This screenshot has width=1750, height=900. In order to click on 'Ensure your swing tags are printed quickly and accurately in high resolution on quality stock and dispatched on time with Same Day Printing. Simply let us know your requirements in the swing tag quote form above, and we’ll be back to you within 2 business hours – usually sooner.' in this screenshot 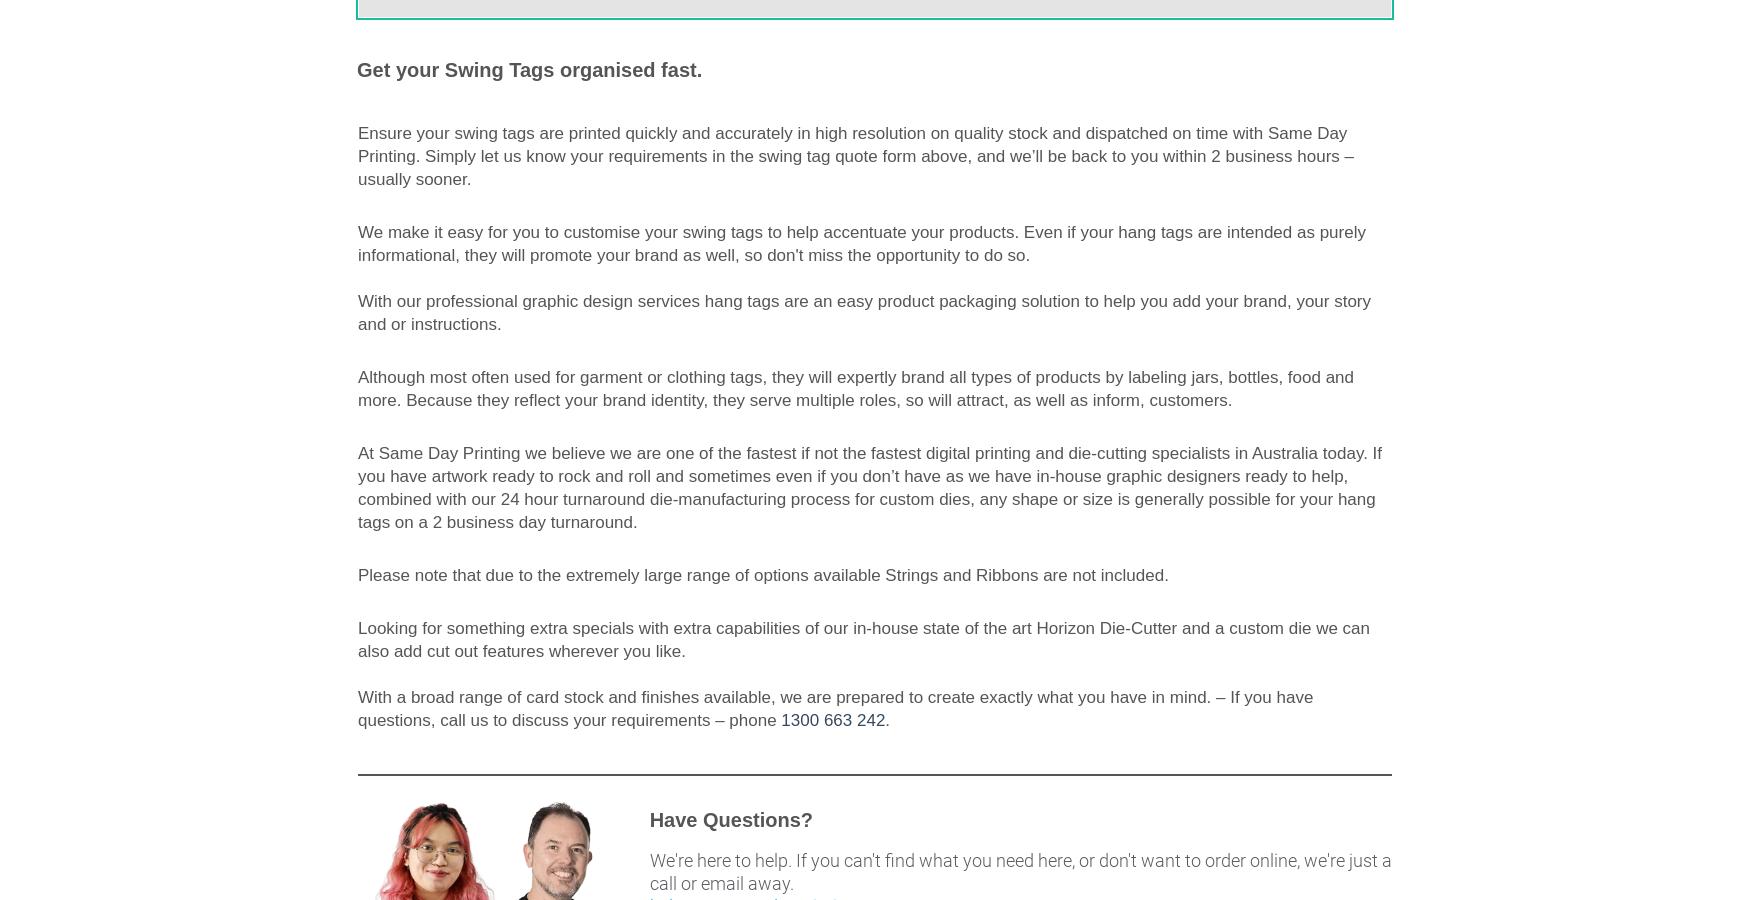, I will do `click(855, 156)`.